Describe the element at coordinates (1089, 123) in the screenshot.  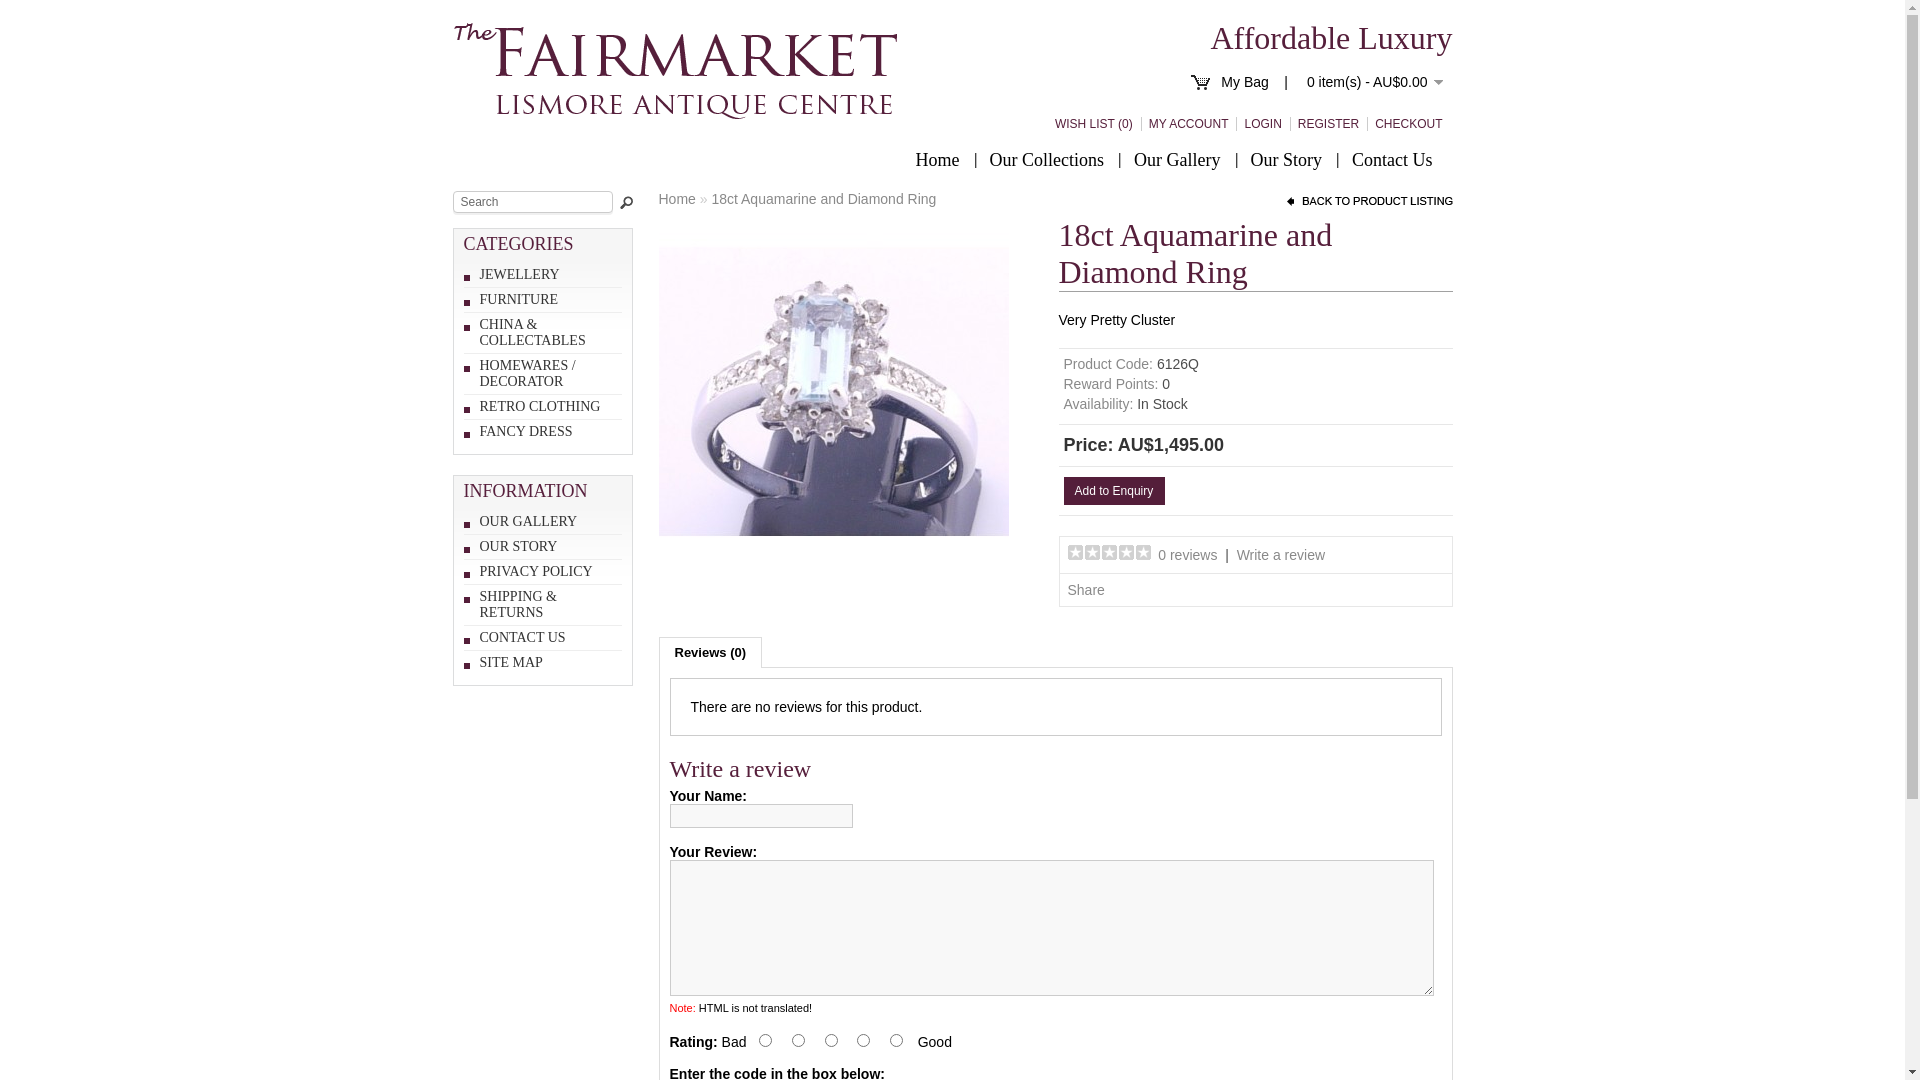
I see `'WISH LIST (0)'` at that location.